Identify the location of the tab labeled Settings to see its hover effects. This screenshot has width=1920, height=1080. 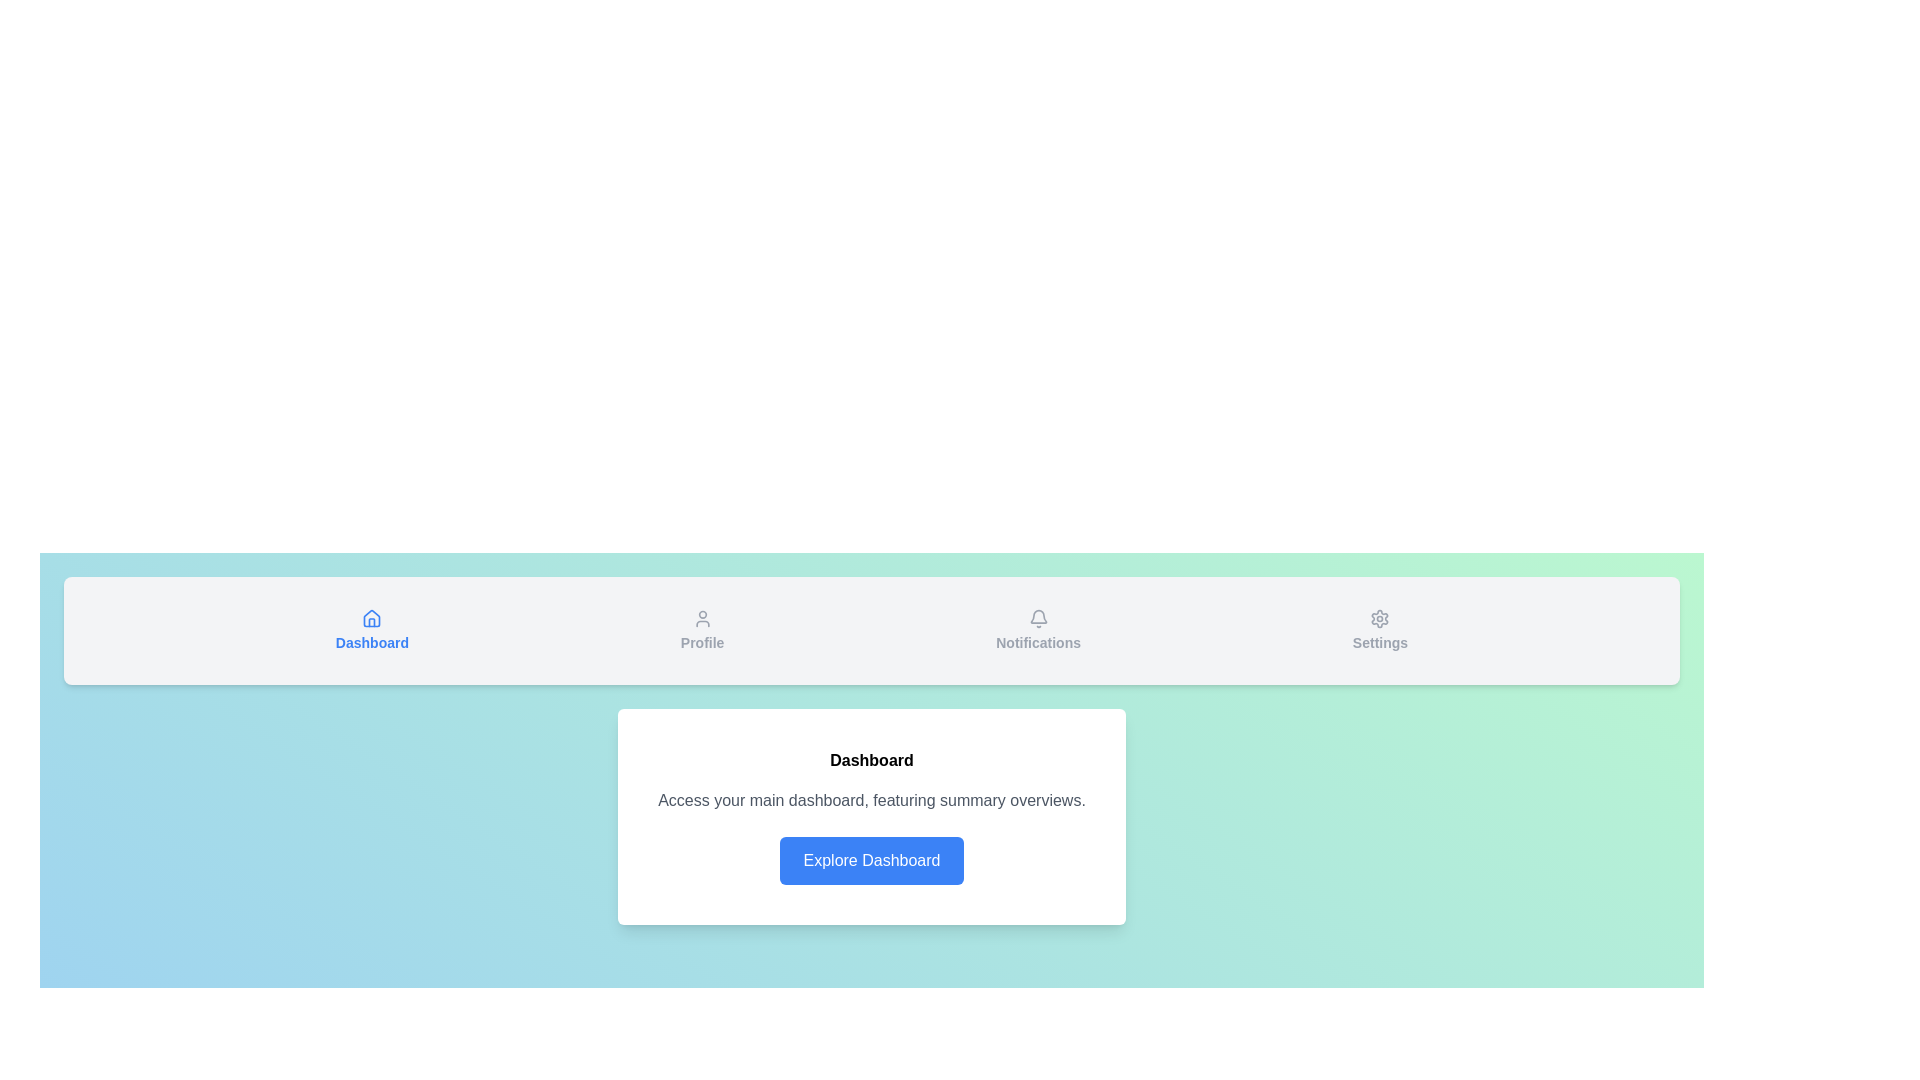
(1379, 631).